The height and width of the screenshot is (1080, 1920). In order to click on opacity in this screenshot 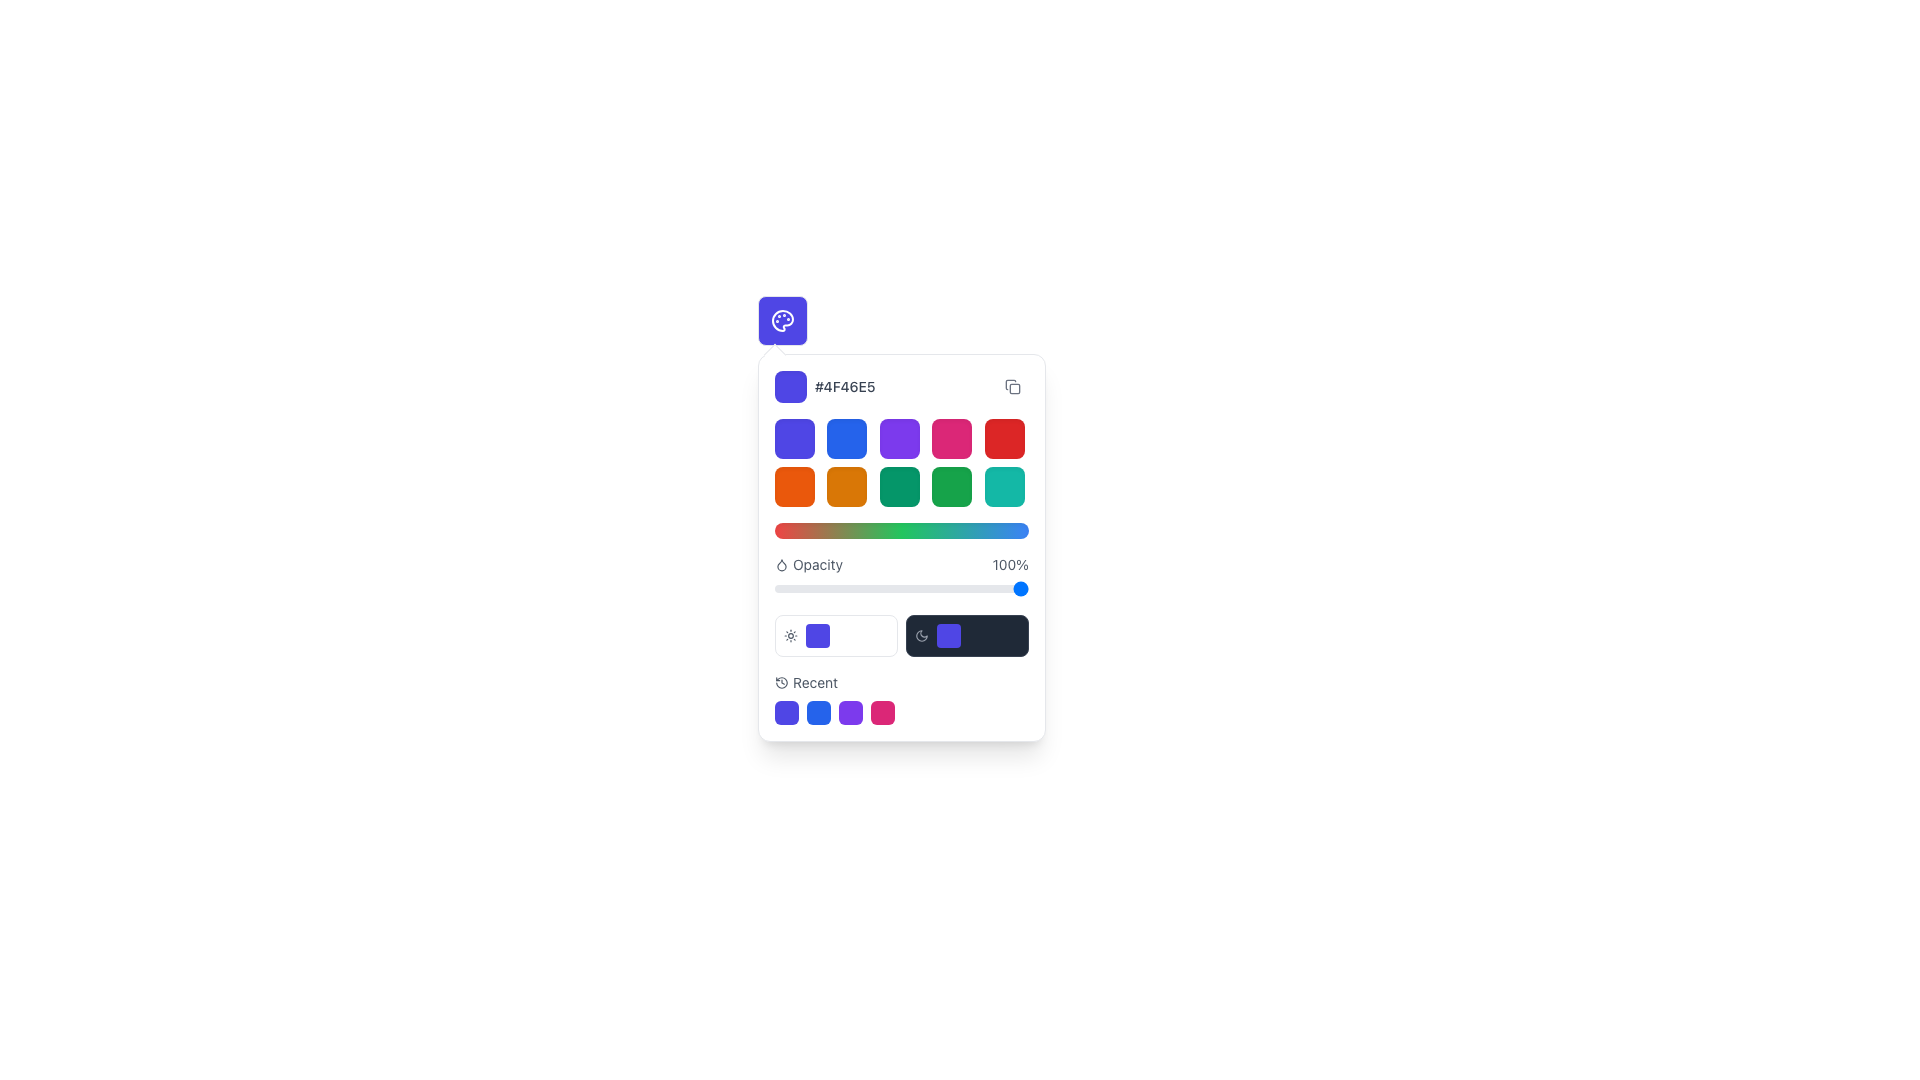, I will do `click(791, 588)`.